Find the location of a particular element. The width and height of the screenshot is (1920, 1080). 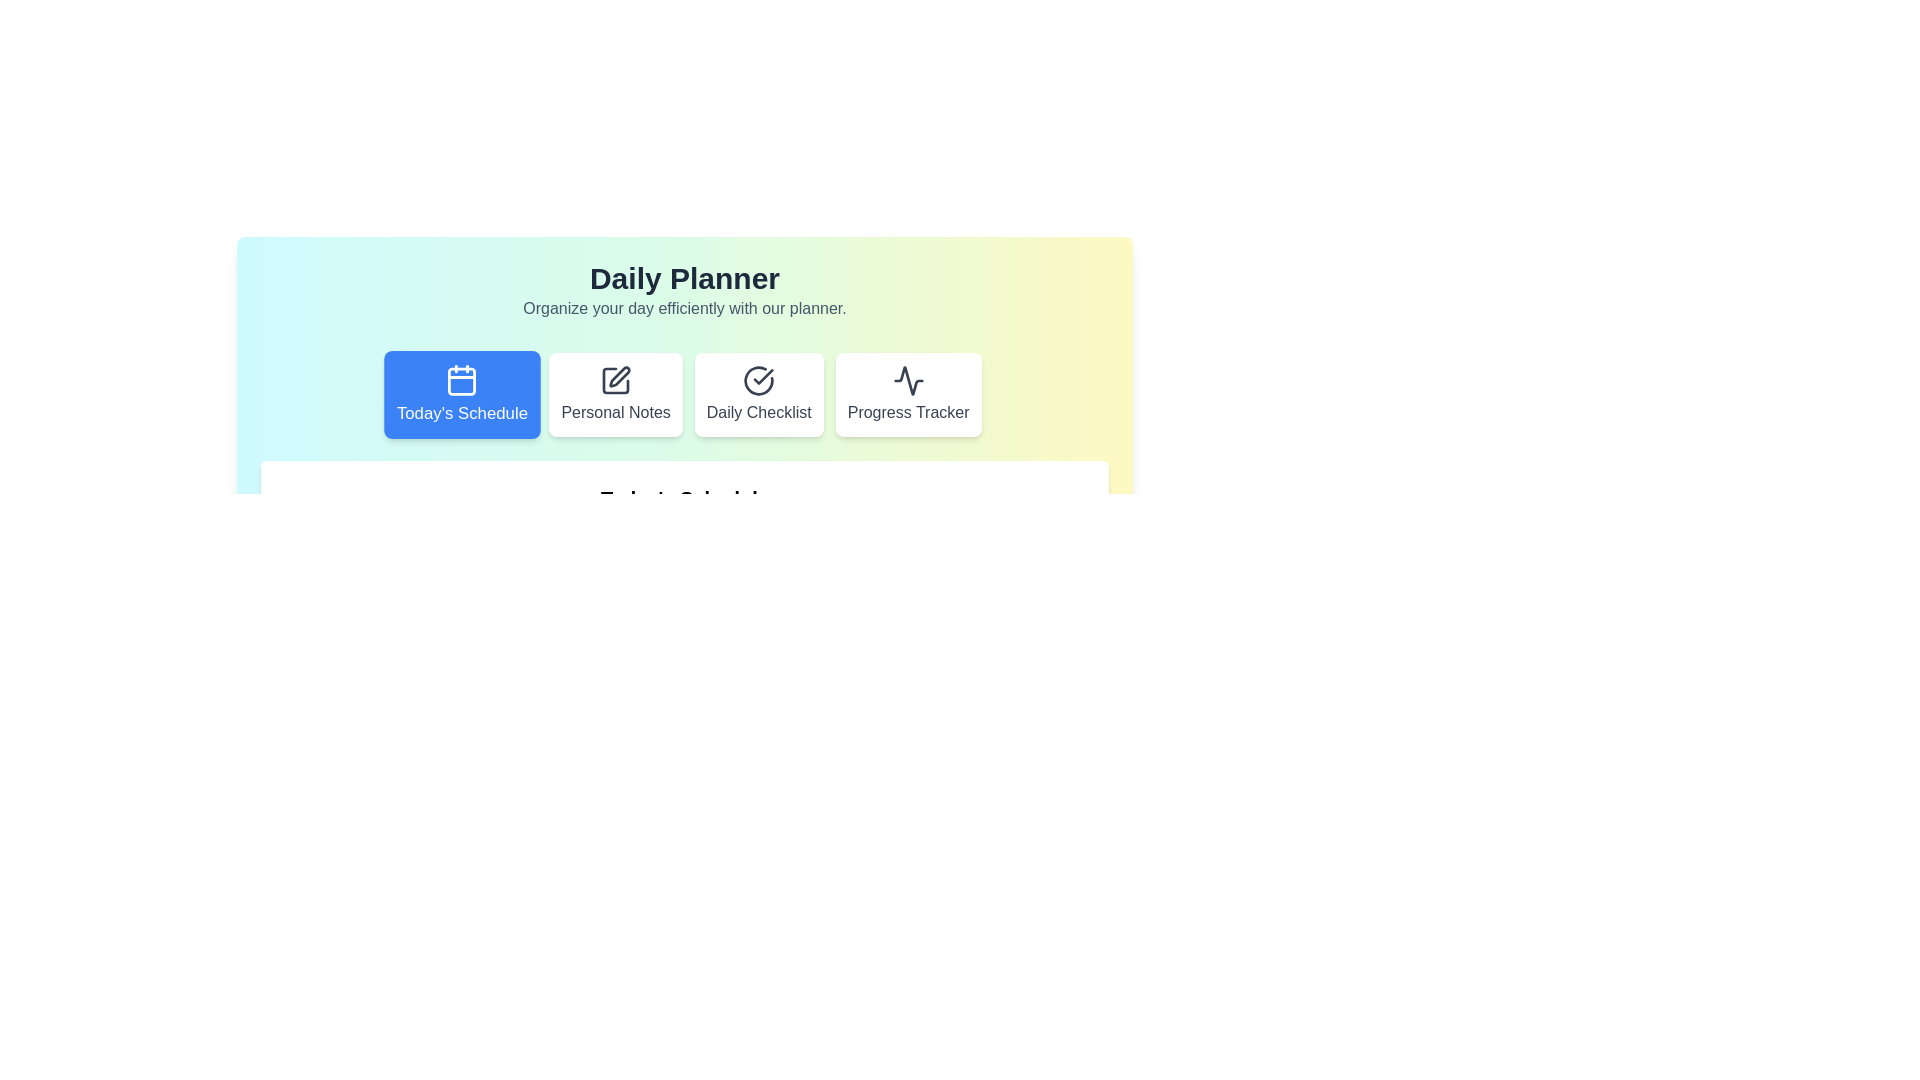

the tab corresponding to Progress Tracker is located at coordinates (907, 394).